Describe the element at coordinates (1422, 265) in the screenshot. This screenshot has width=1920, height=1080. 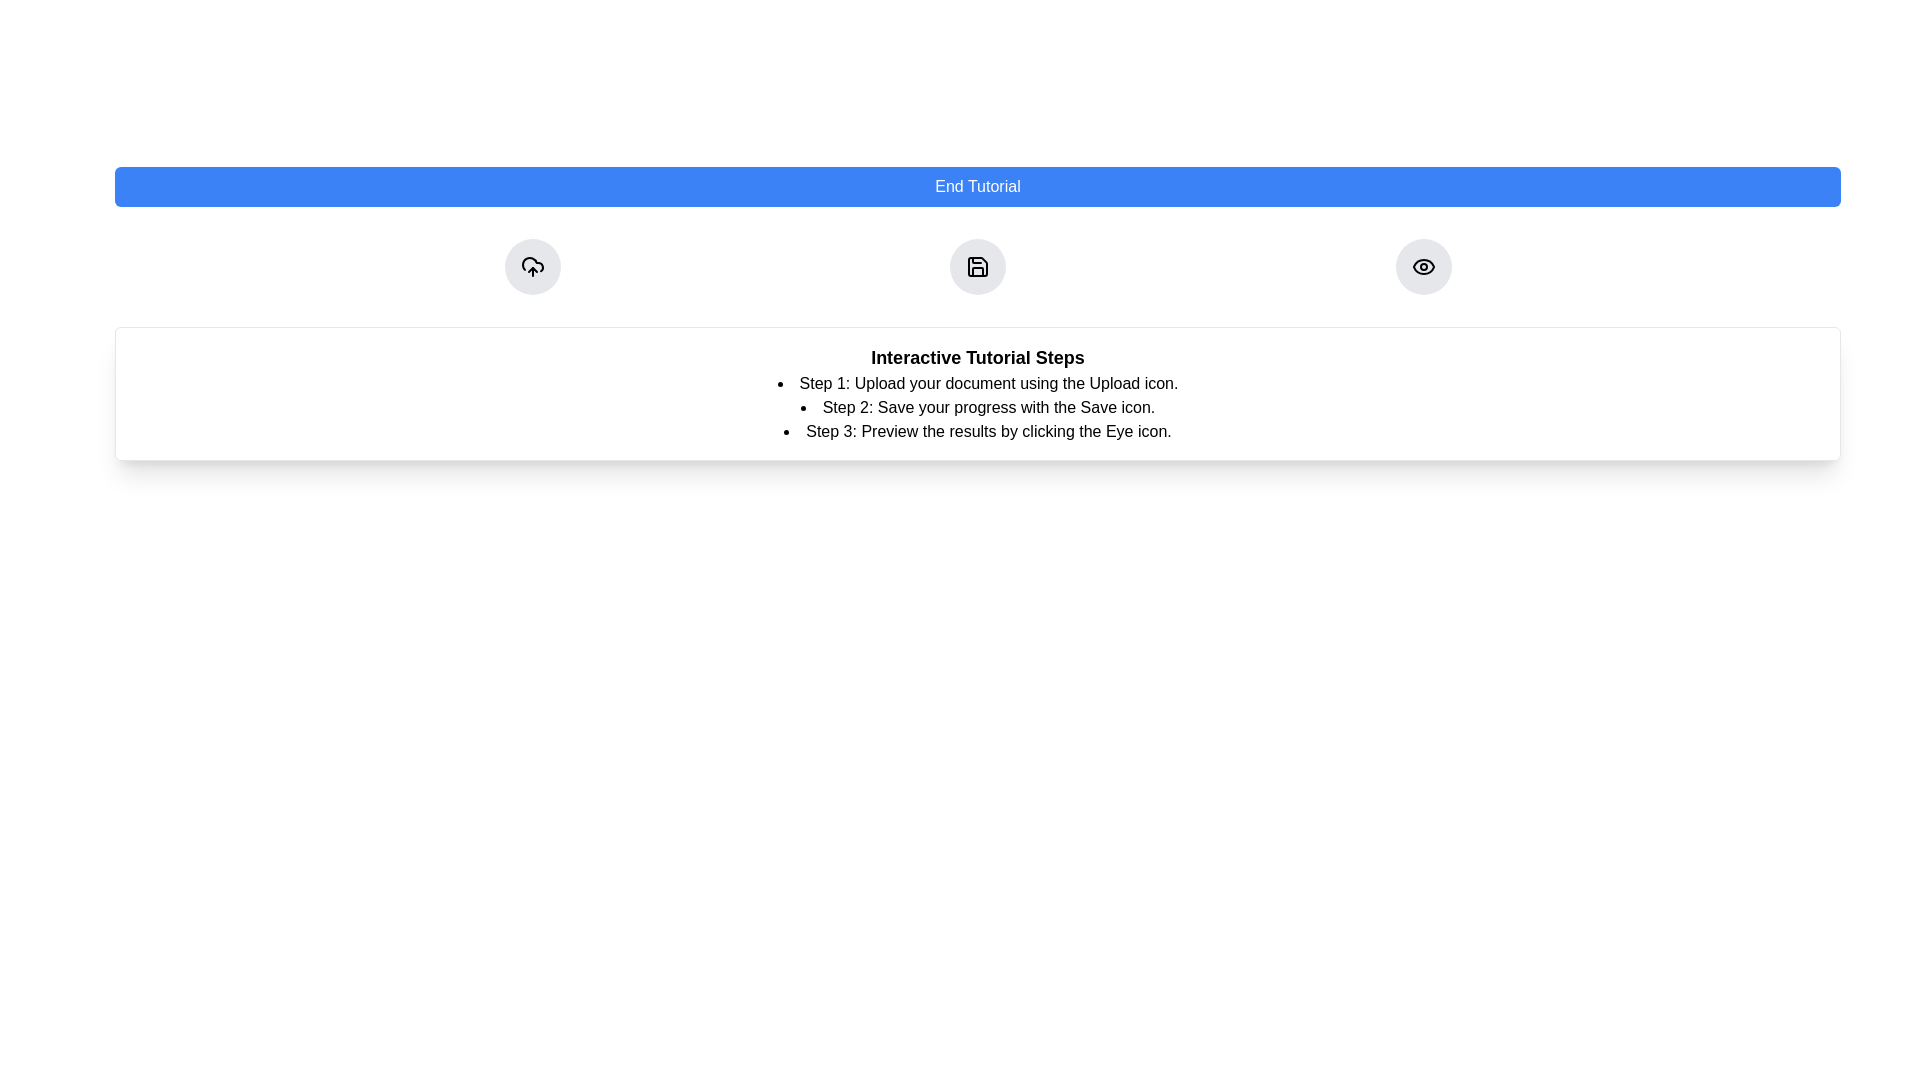
I see `the third interactive icon, a circular icon with a gray background and an eye symbol in the center, located towards the far right of a horizontally aligned group of icons` at that location.